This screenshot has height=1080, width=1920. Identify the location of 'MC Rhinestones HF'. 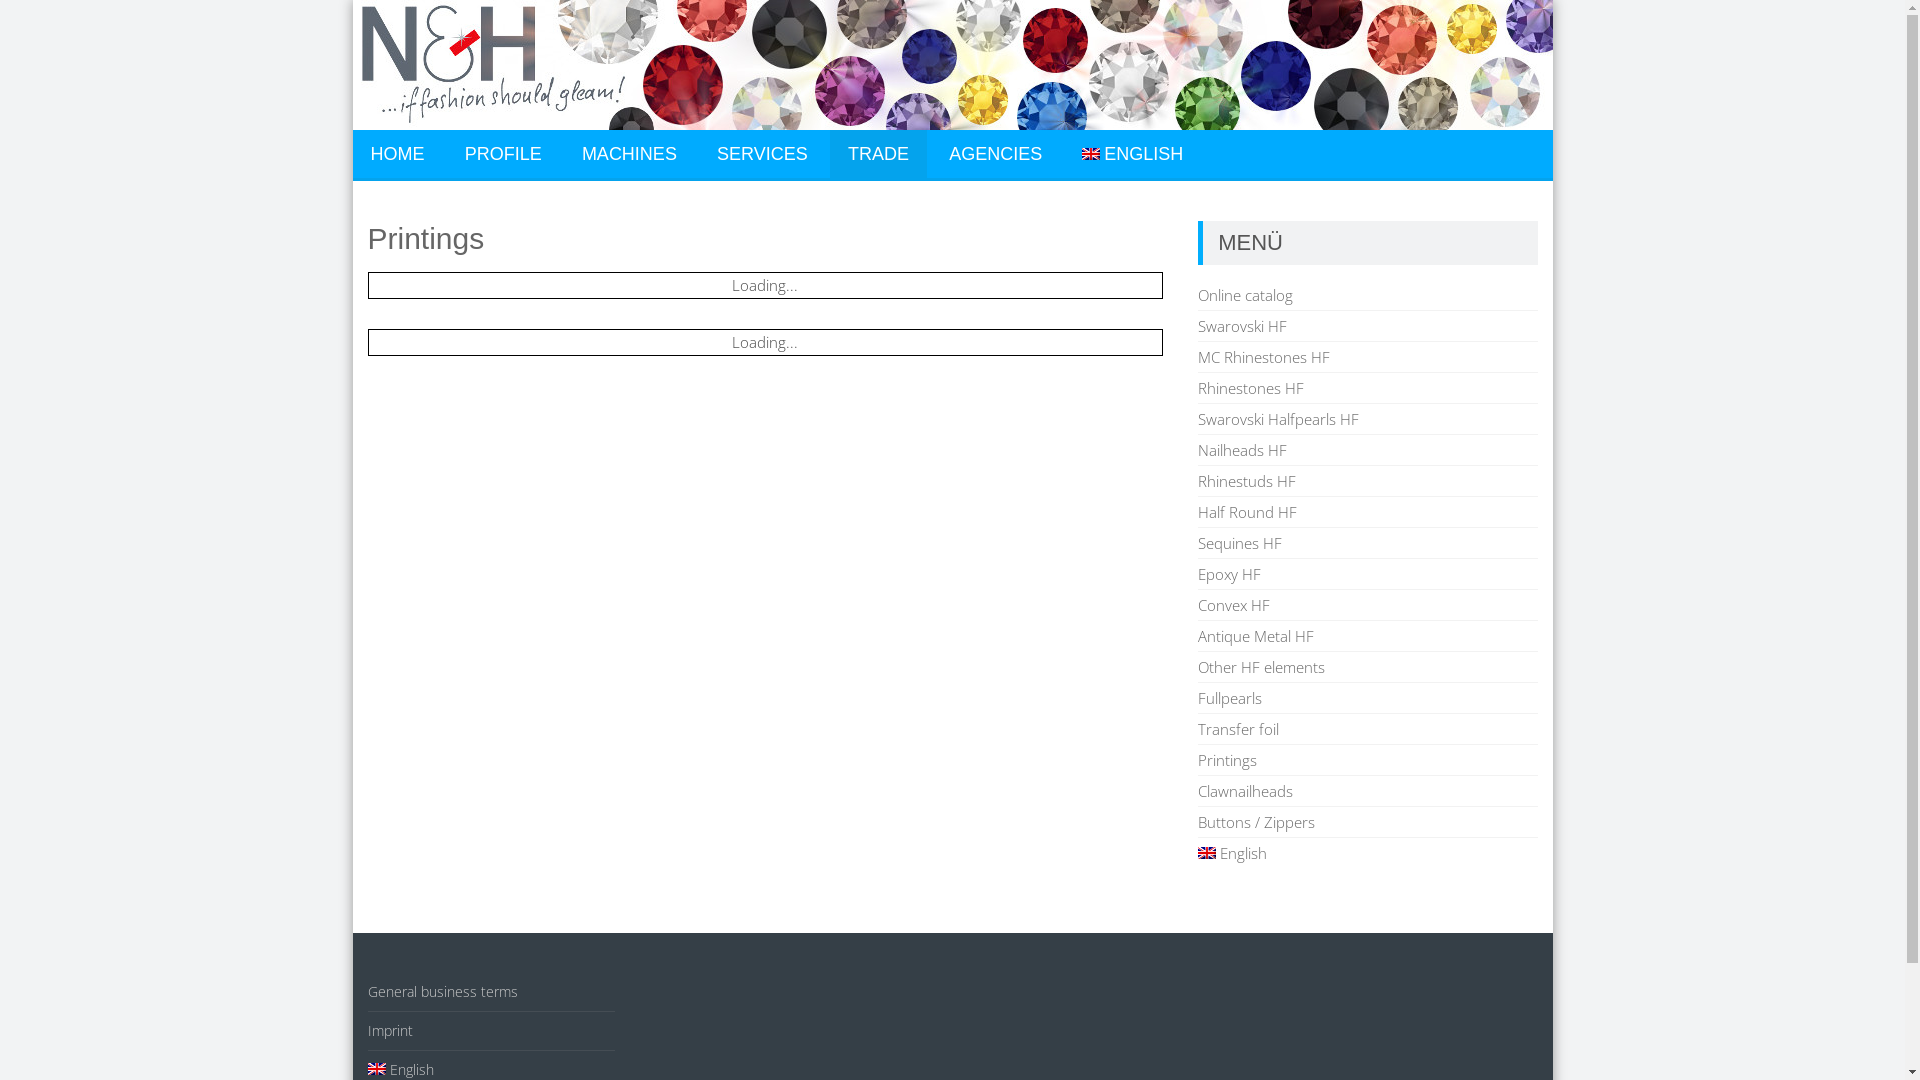
(1262, 356).